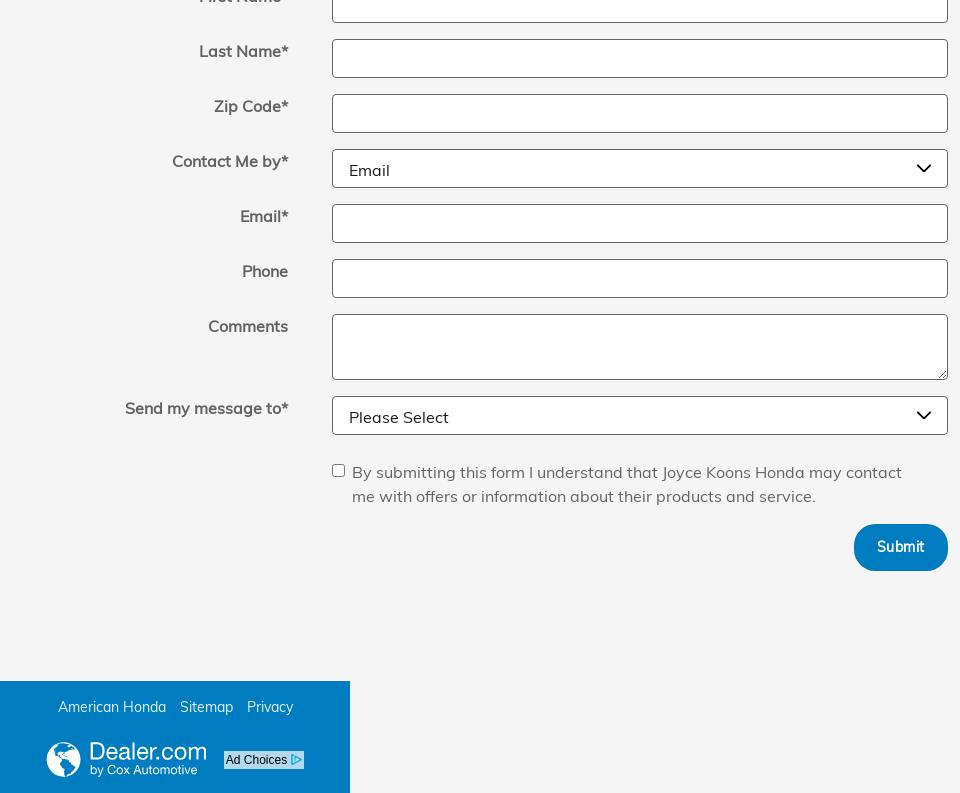 The width and height of the screenshot is (960, 793). Describe the element at coordinates (201, 406) in the screenshot. I see `'Send my message to'` at that location.